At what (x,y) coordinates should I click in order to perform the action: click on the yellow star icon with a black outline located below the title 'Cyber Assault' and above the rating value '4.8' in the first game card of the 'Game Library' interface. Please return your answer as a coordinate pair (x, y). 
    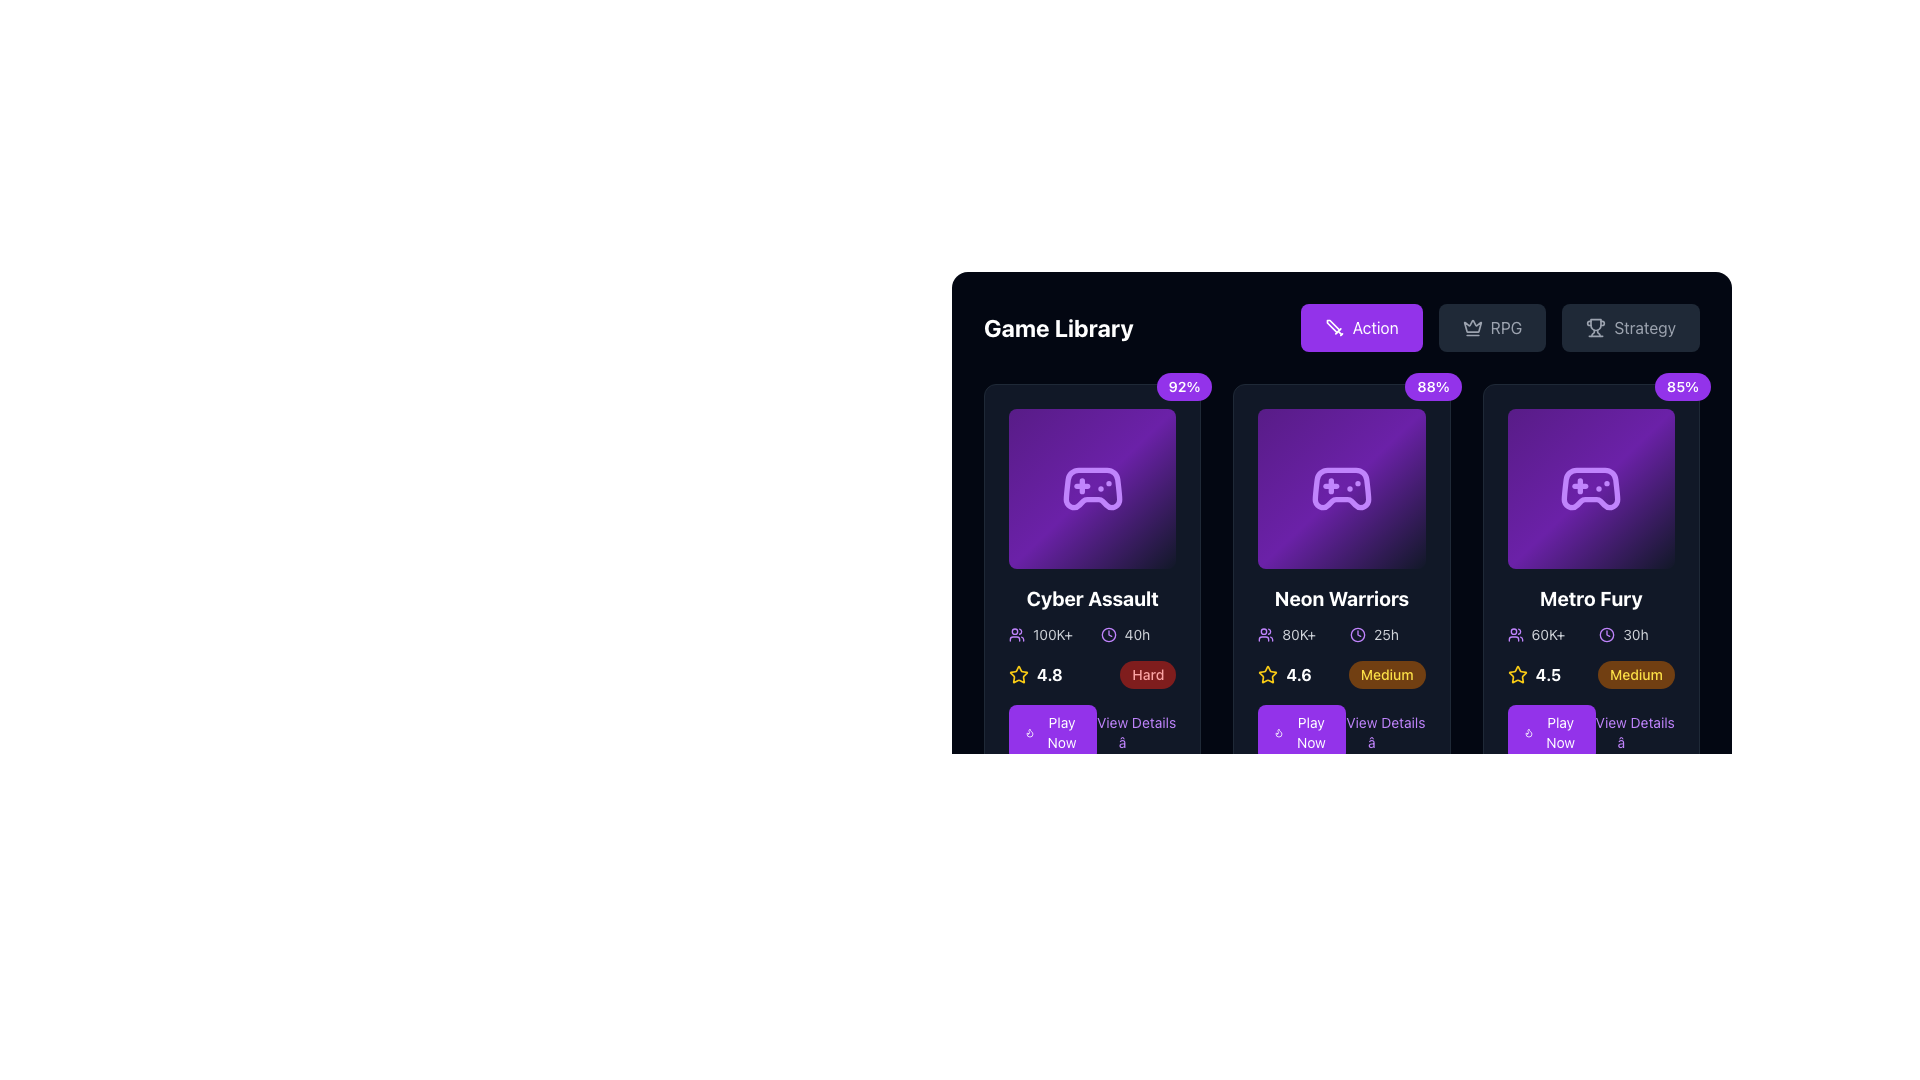
    Looking at the image, I should click on (1018, 674).